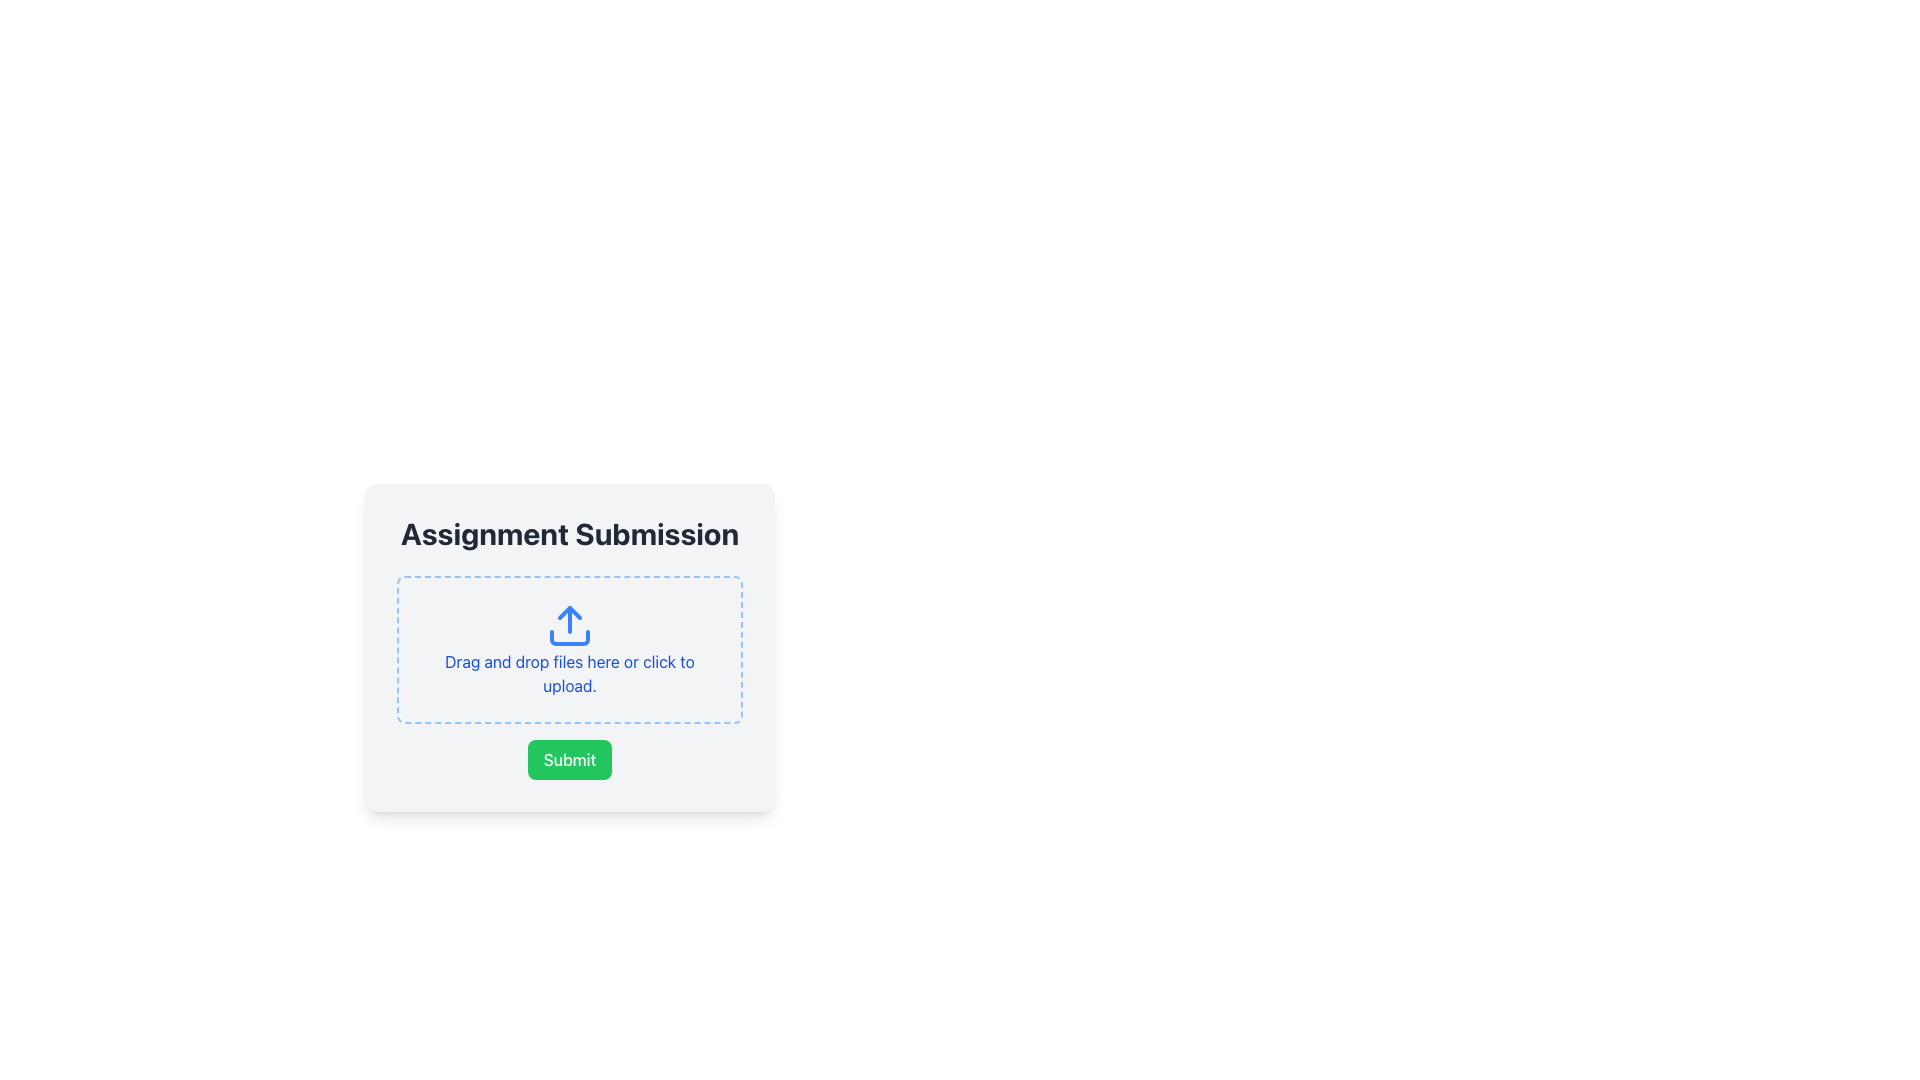 The width and height of the screenshot is (1920, 1080). What do you see at coordinates (569, 624) in the screenshot?
I see `the file upload icon located centrally within the dashed-bordered box beneath the 'Assignment Submission' heading and above the 'Submit' text` at bounding box center [569, 624].